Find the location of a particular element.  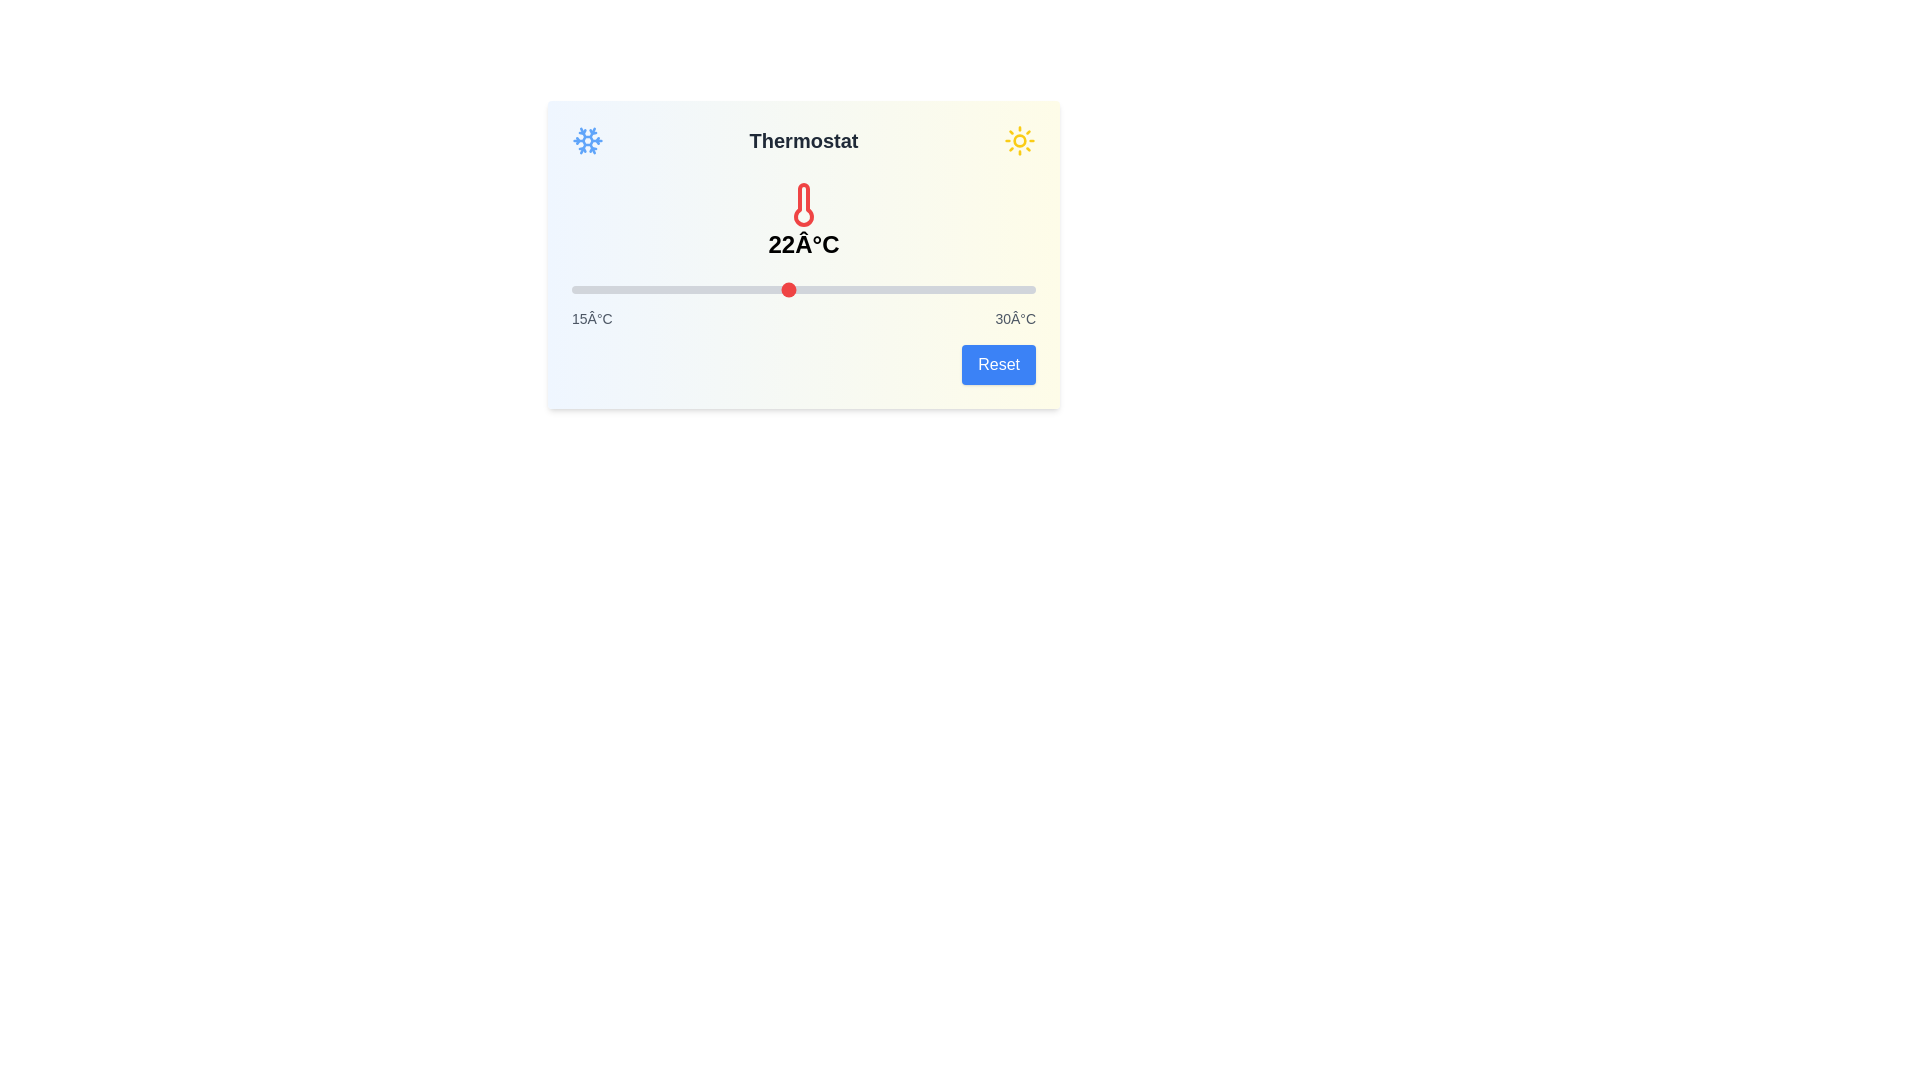

the slider to set the temperature to 19 degrees is located at coordinates (695, 289).